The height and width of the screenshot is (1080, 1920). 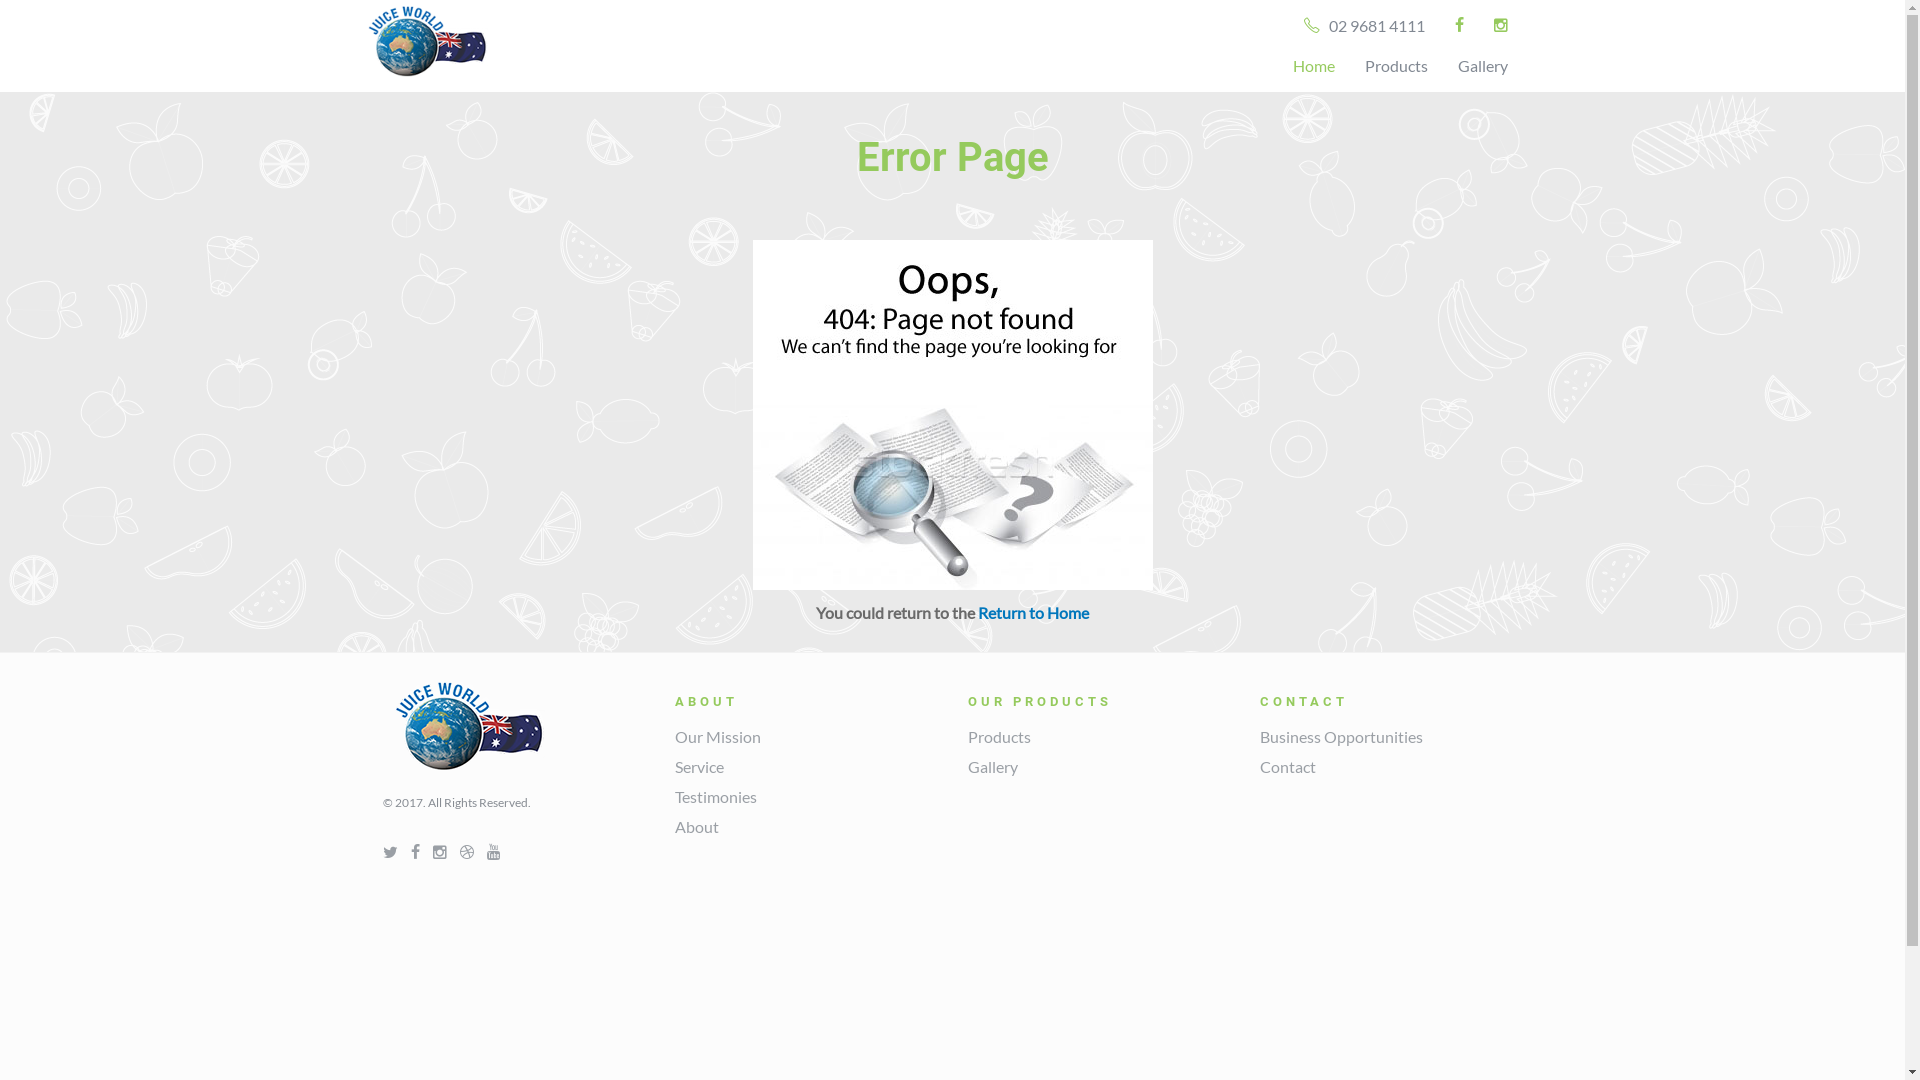 I want to click on 'Testimonies', so click(x=675, y=795).